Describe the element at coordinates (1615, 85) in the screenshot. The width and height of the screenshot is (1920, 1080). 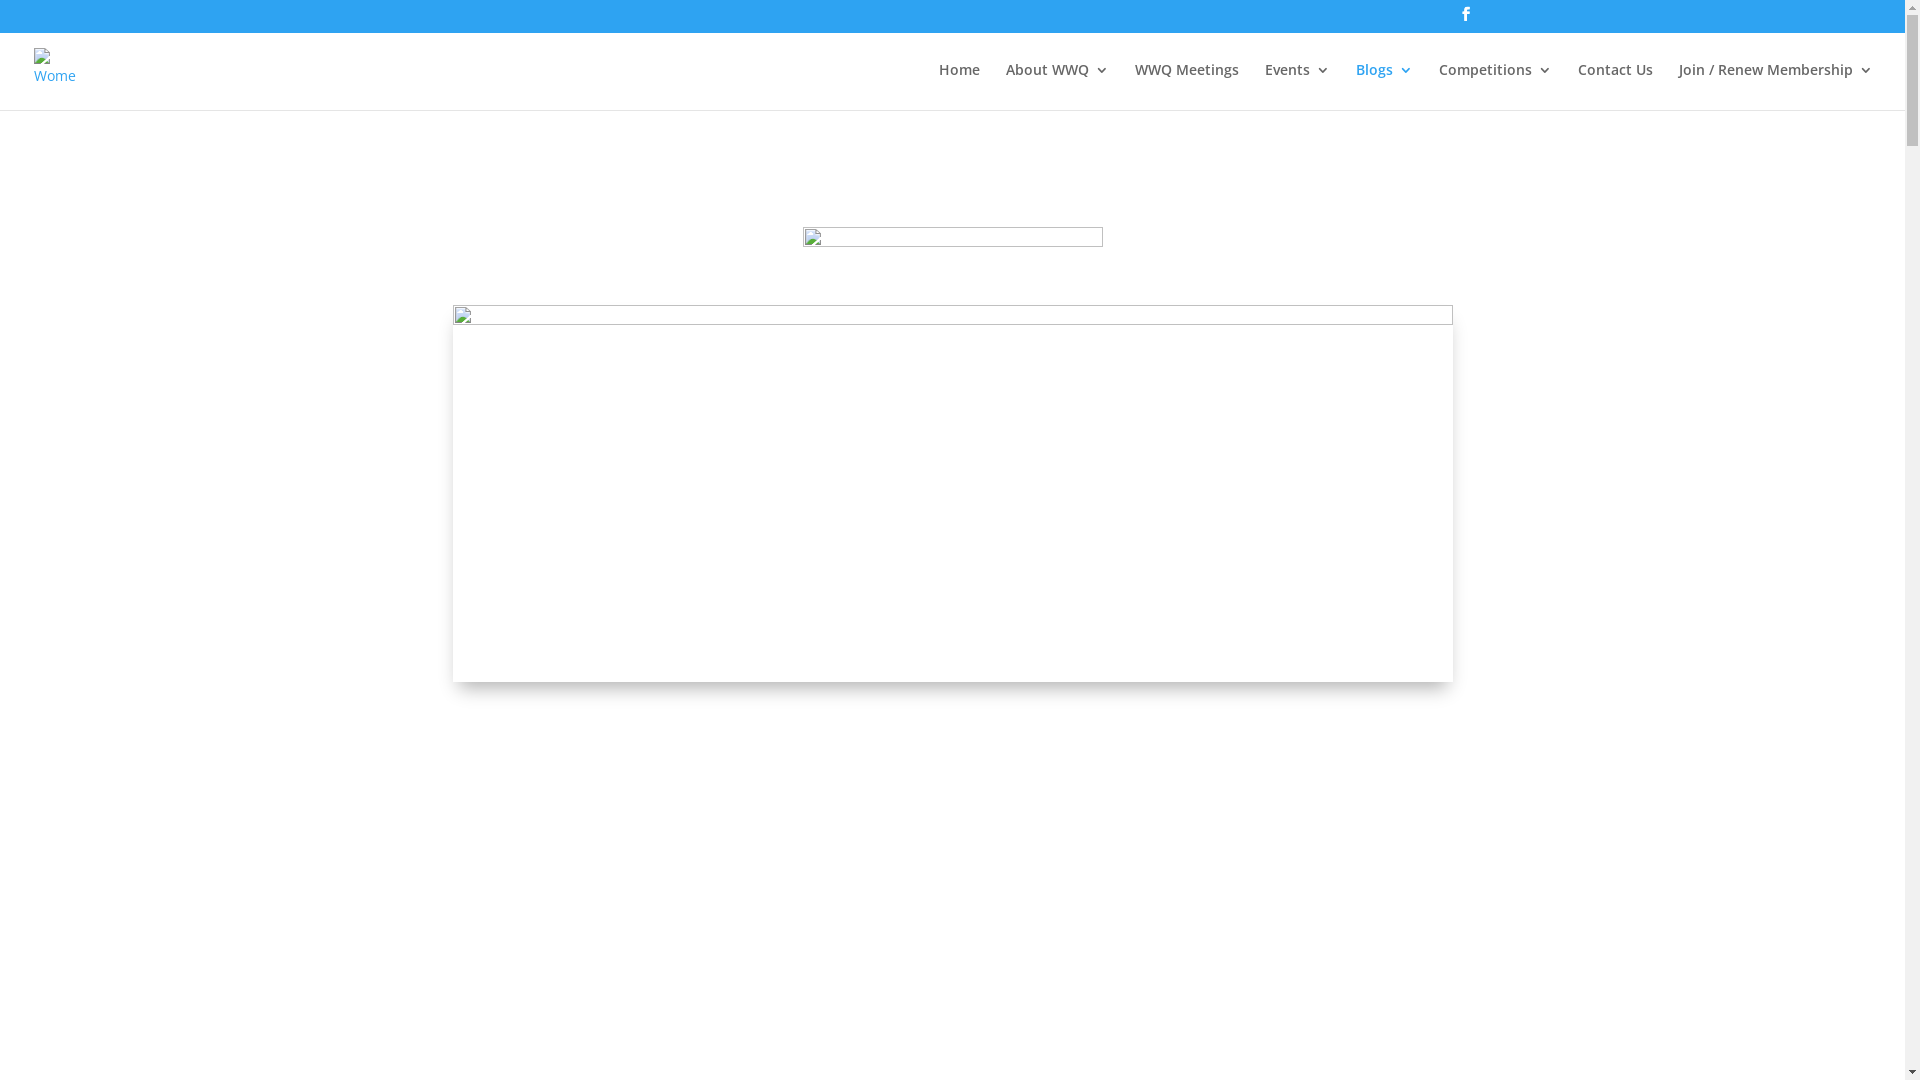
I see `'Contact Us'` at that location.